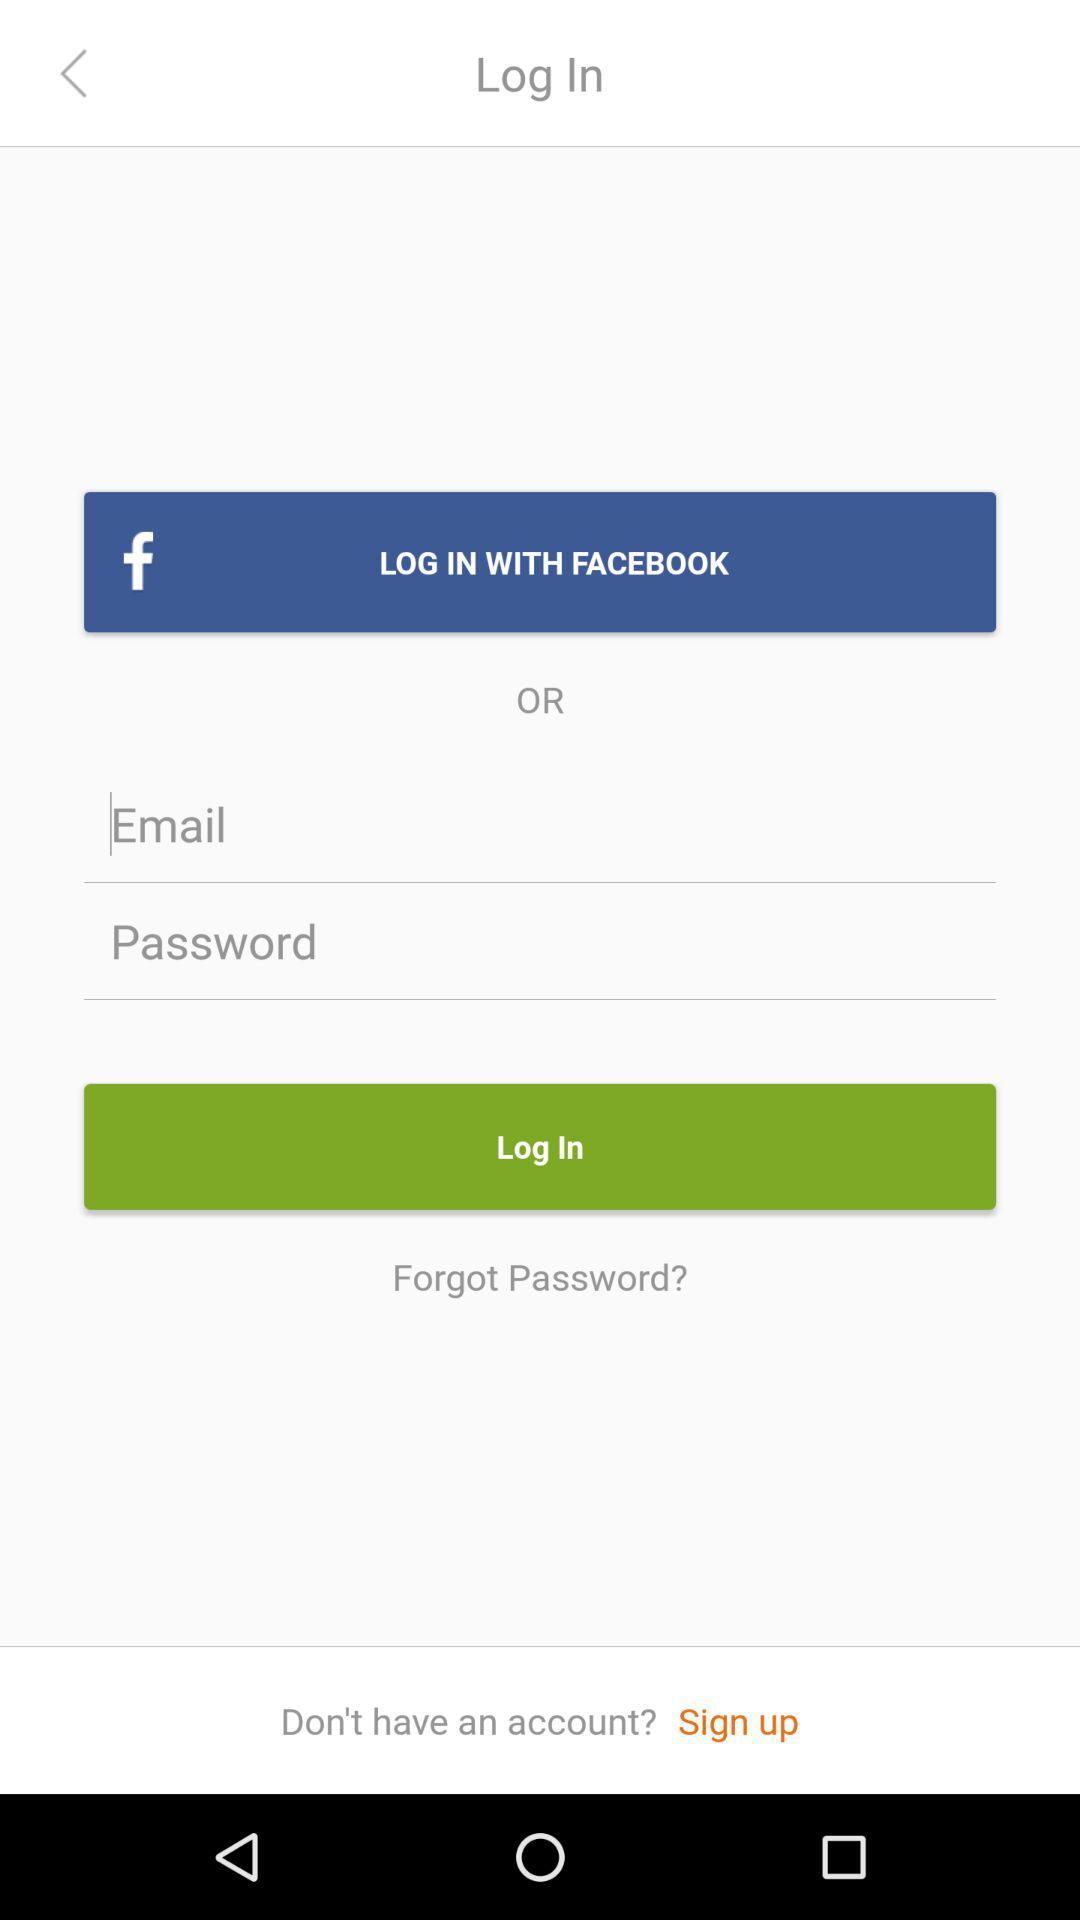  Describe the element at coordinates (540, 823) in the screenshot. I see `email` at that location.